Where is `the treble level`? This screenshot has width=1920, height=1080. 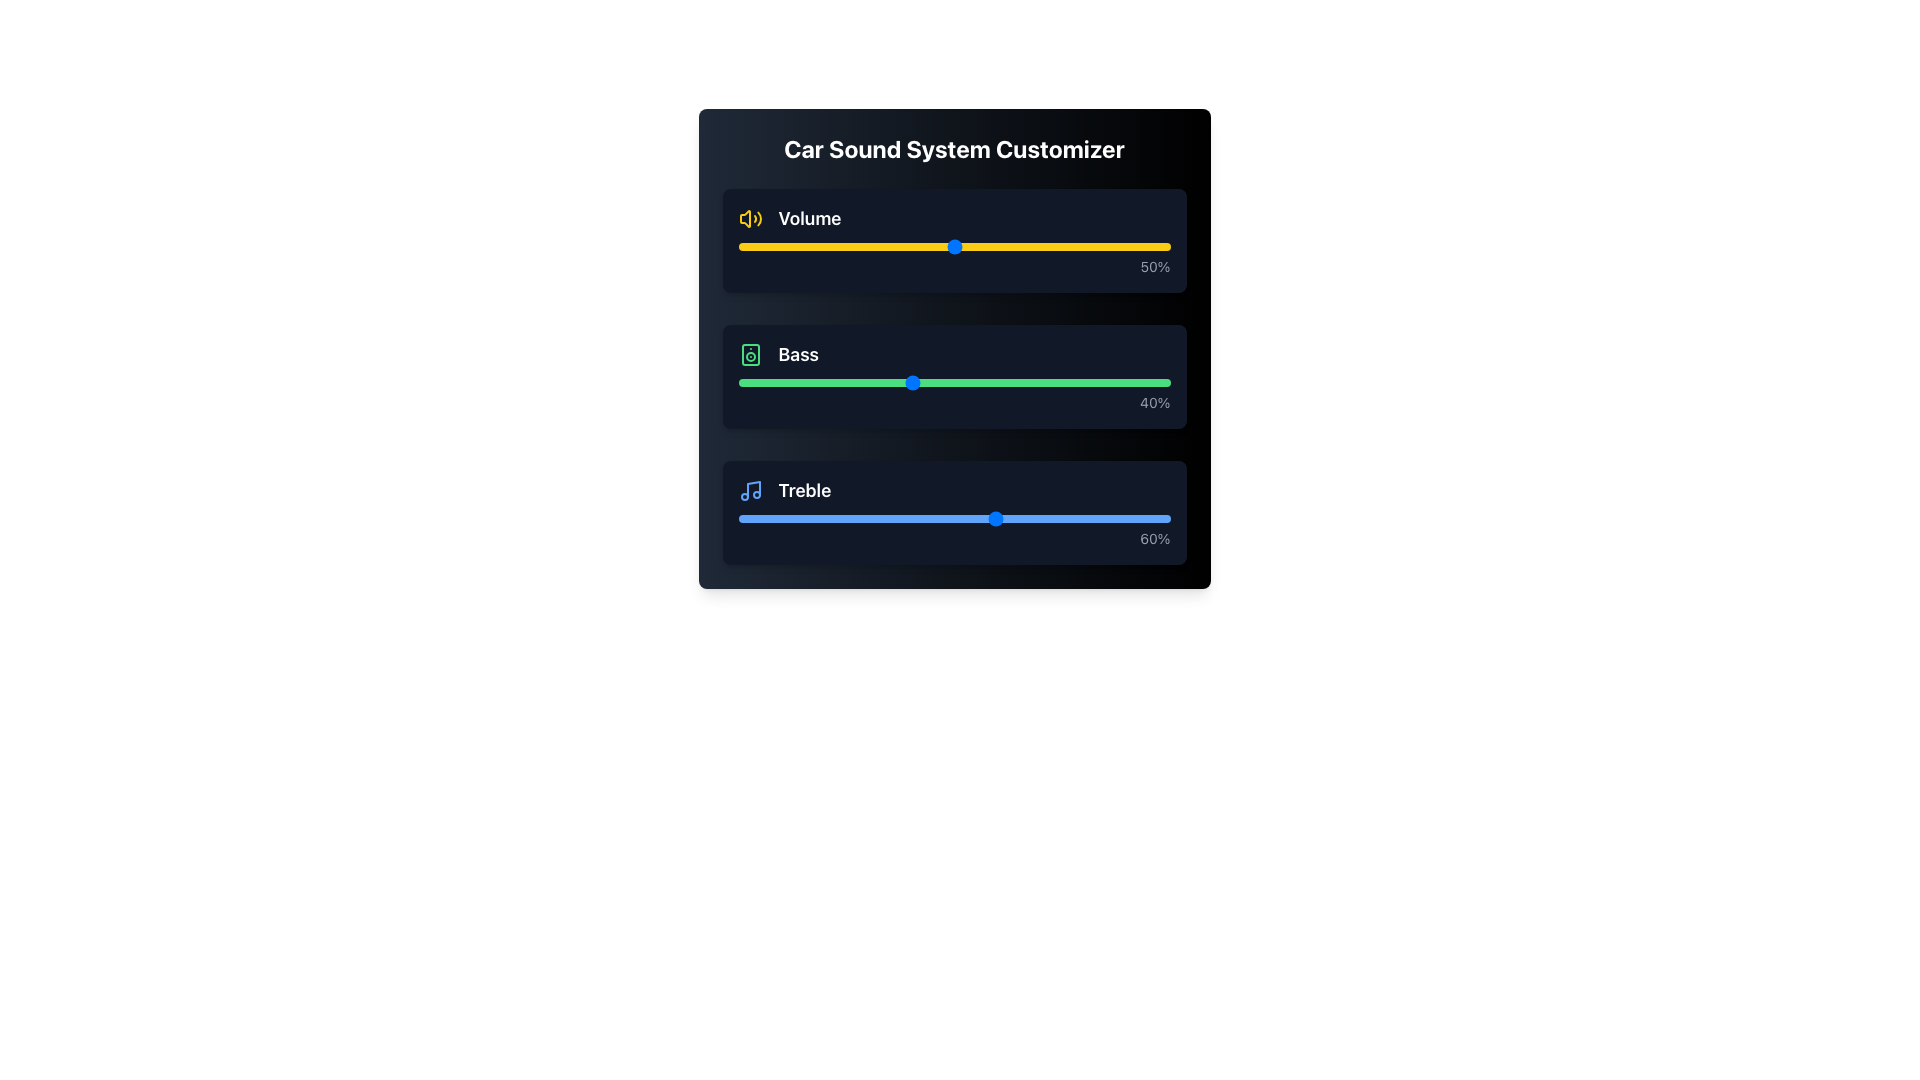
the treble level is located at coordinates (880, 518).